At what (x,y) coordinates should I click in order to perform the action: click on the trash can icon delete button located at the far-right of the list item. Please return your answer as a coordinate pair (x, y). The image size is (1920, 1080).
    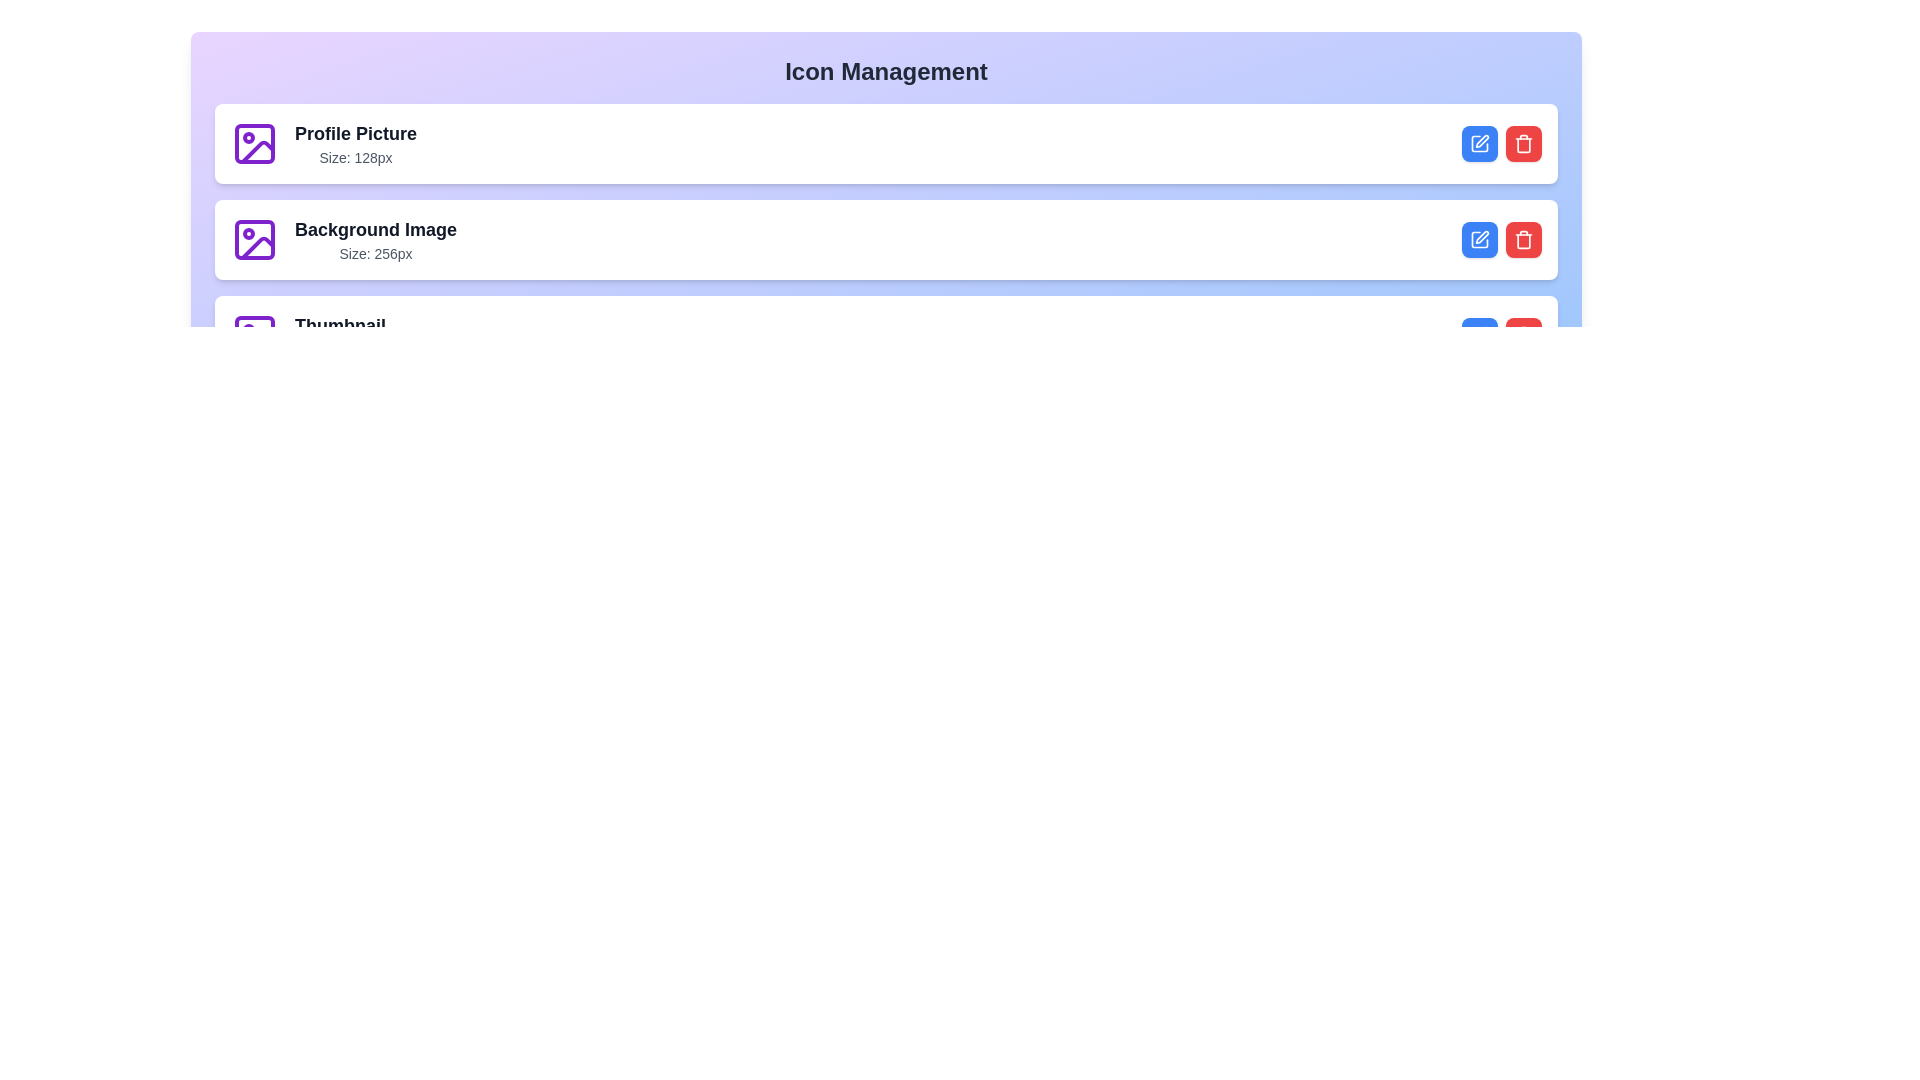
    Looking at the image, I should click on (1522, 238).